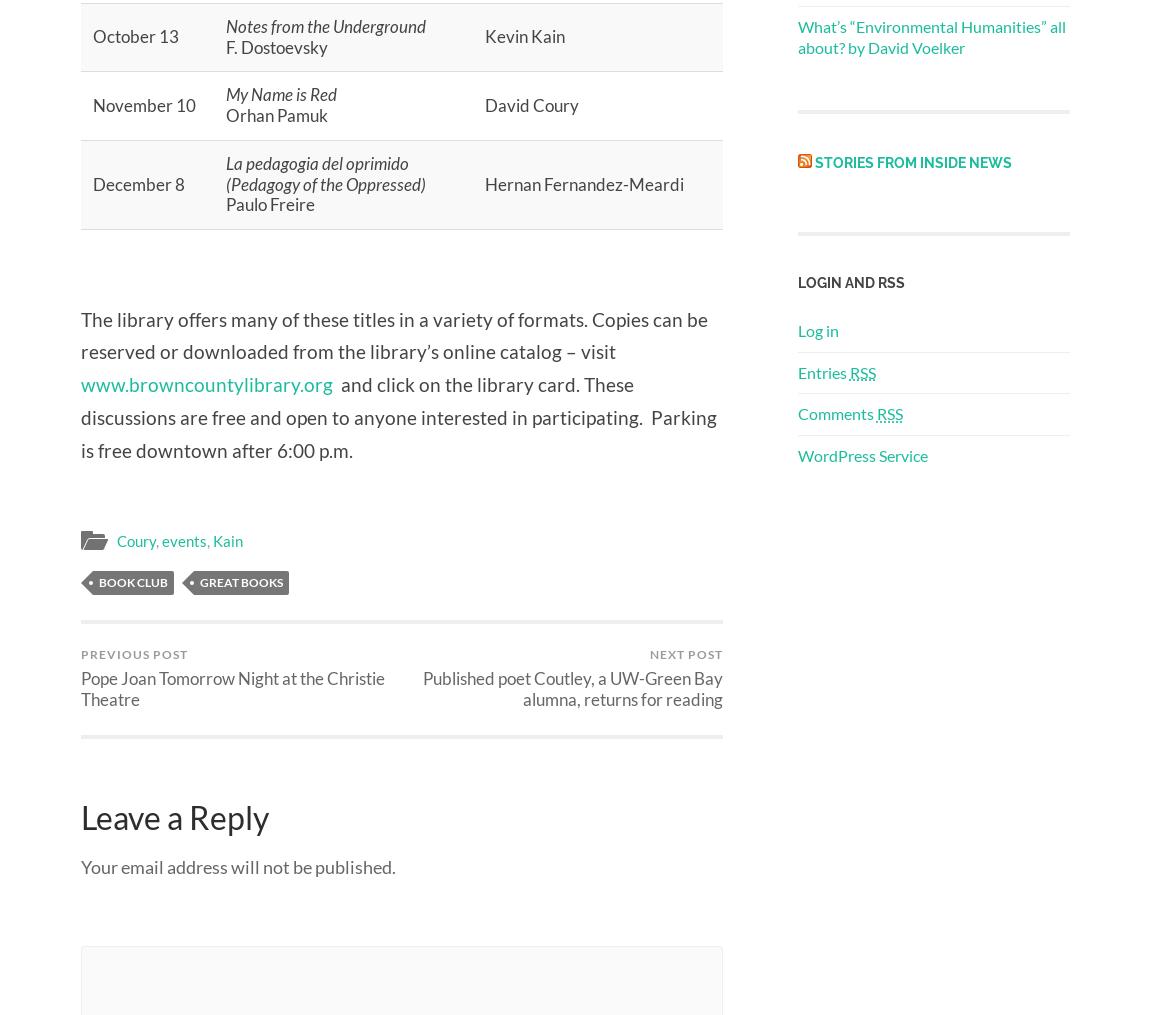 This screenshot has height=1015, width=1150. What do you see at coordinates (795, 454) in the screenshot?
I see `'WordPress Service'` at bounding box center [795, 454].